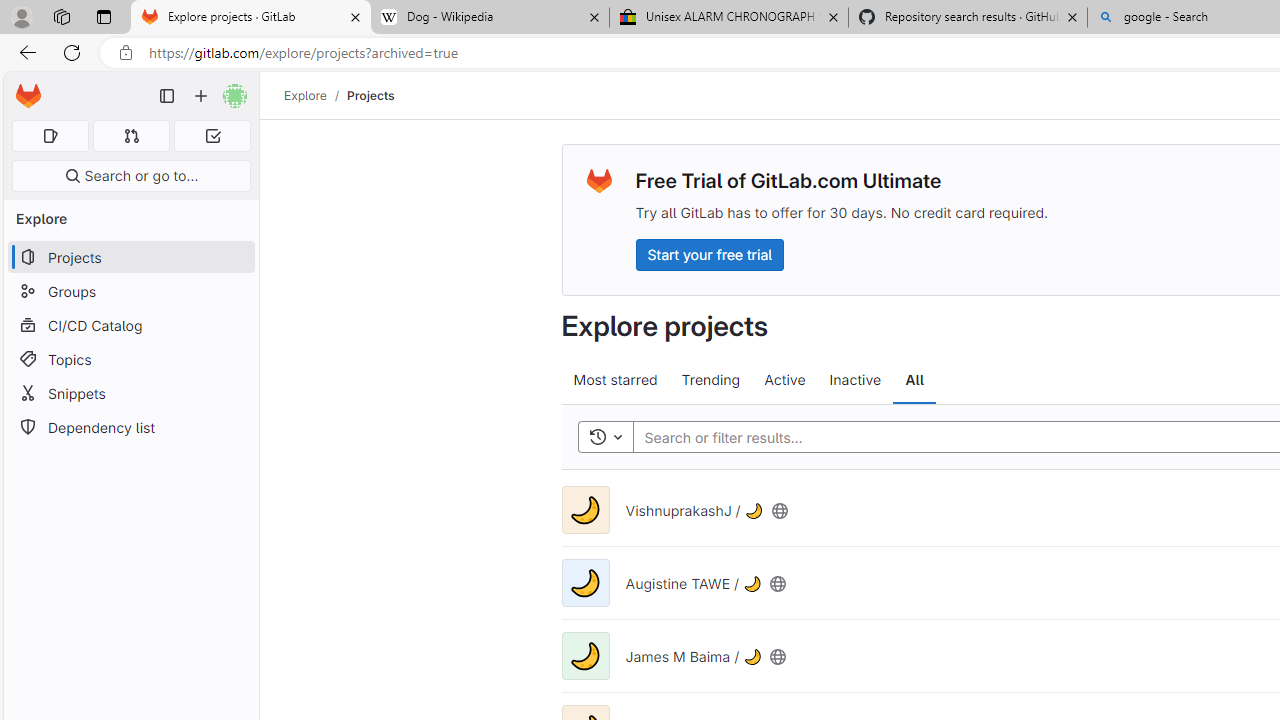 The width and height of the screenshot is (1280, 720). I want to click on 'Explore/', so click(315, 95).